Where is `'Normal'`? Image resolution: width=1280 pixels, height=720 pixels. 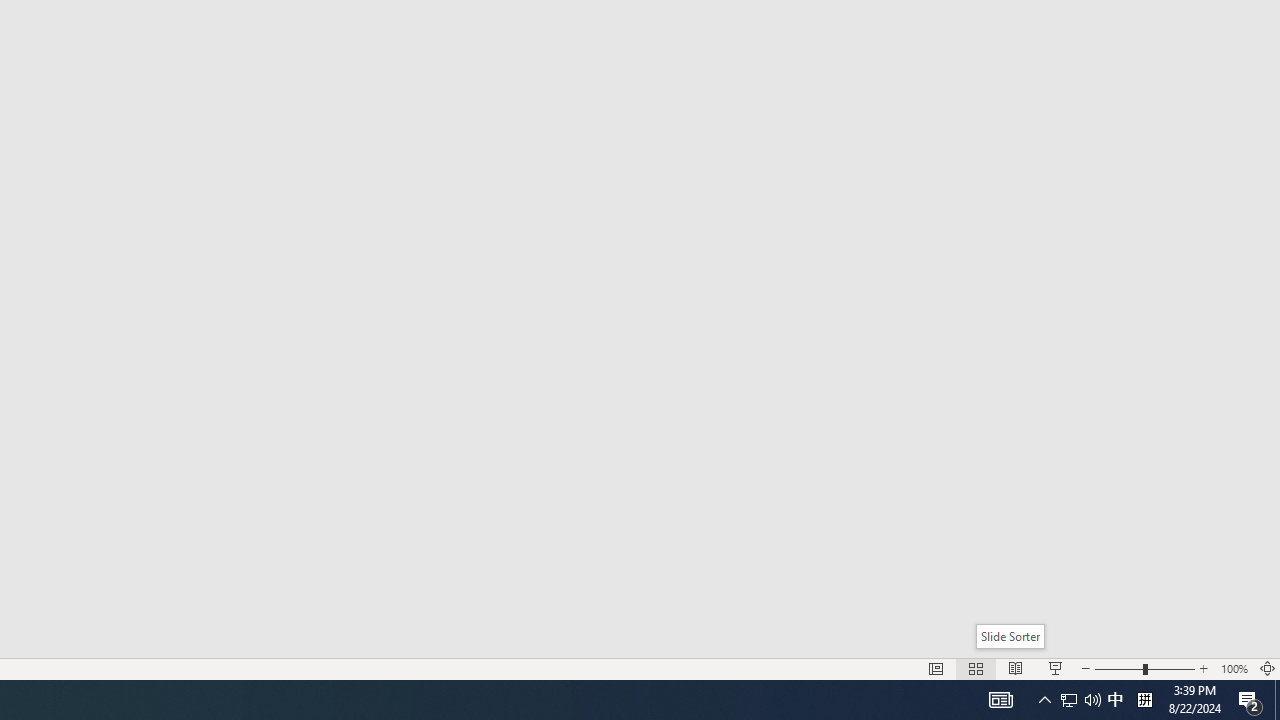 'Normal' is located at coordinates (935, 669).